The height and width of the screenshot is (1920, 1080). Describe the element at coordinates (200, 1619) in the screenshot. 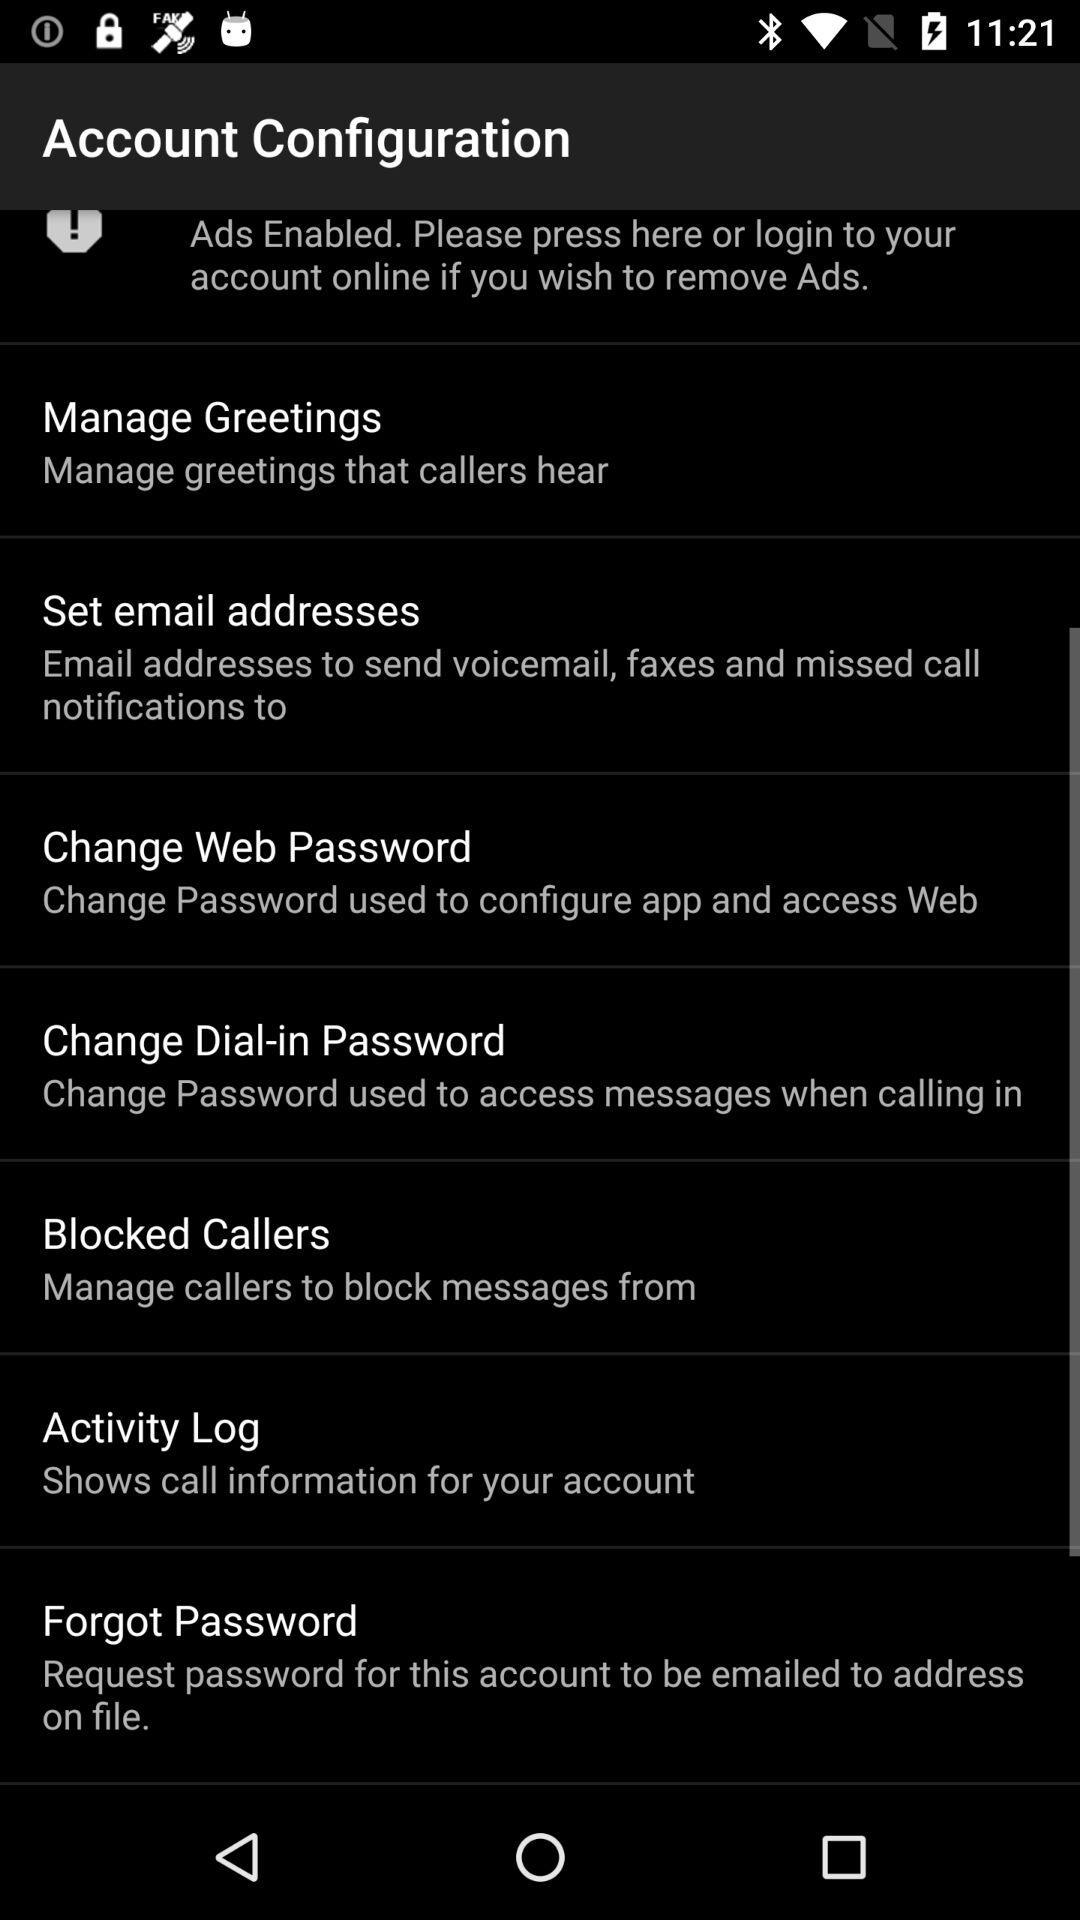

I see `icon below the shows call information item` at that location.